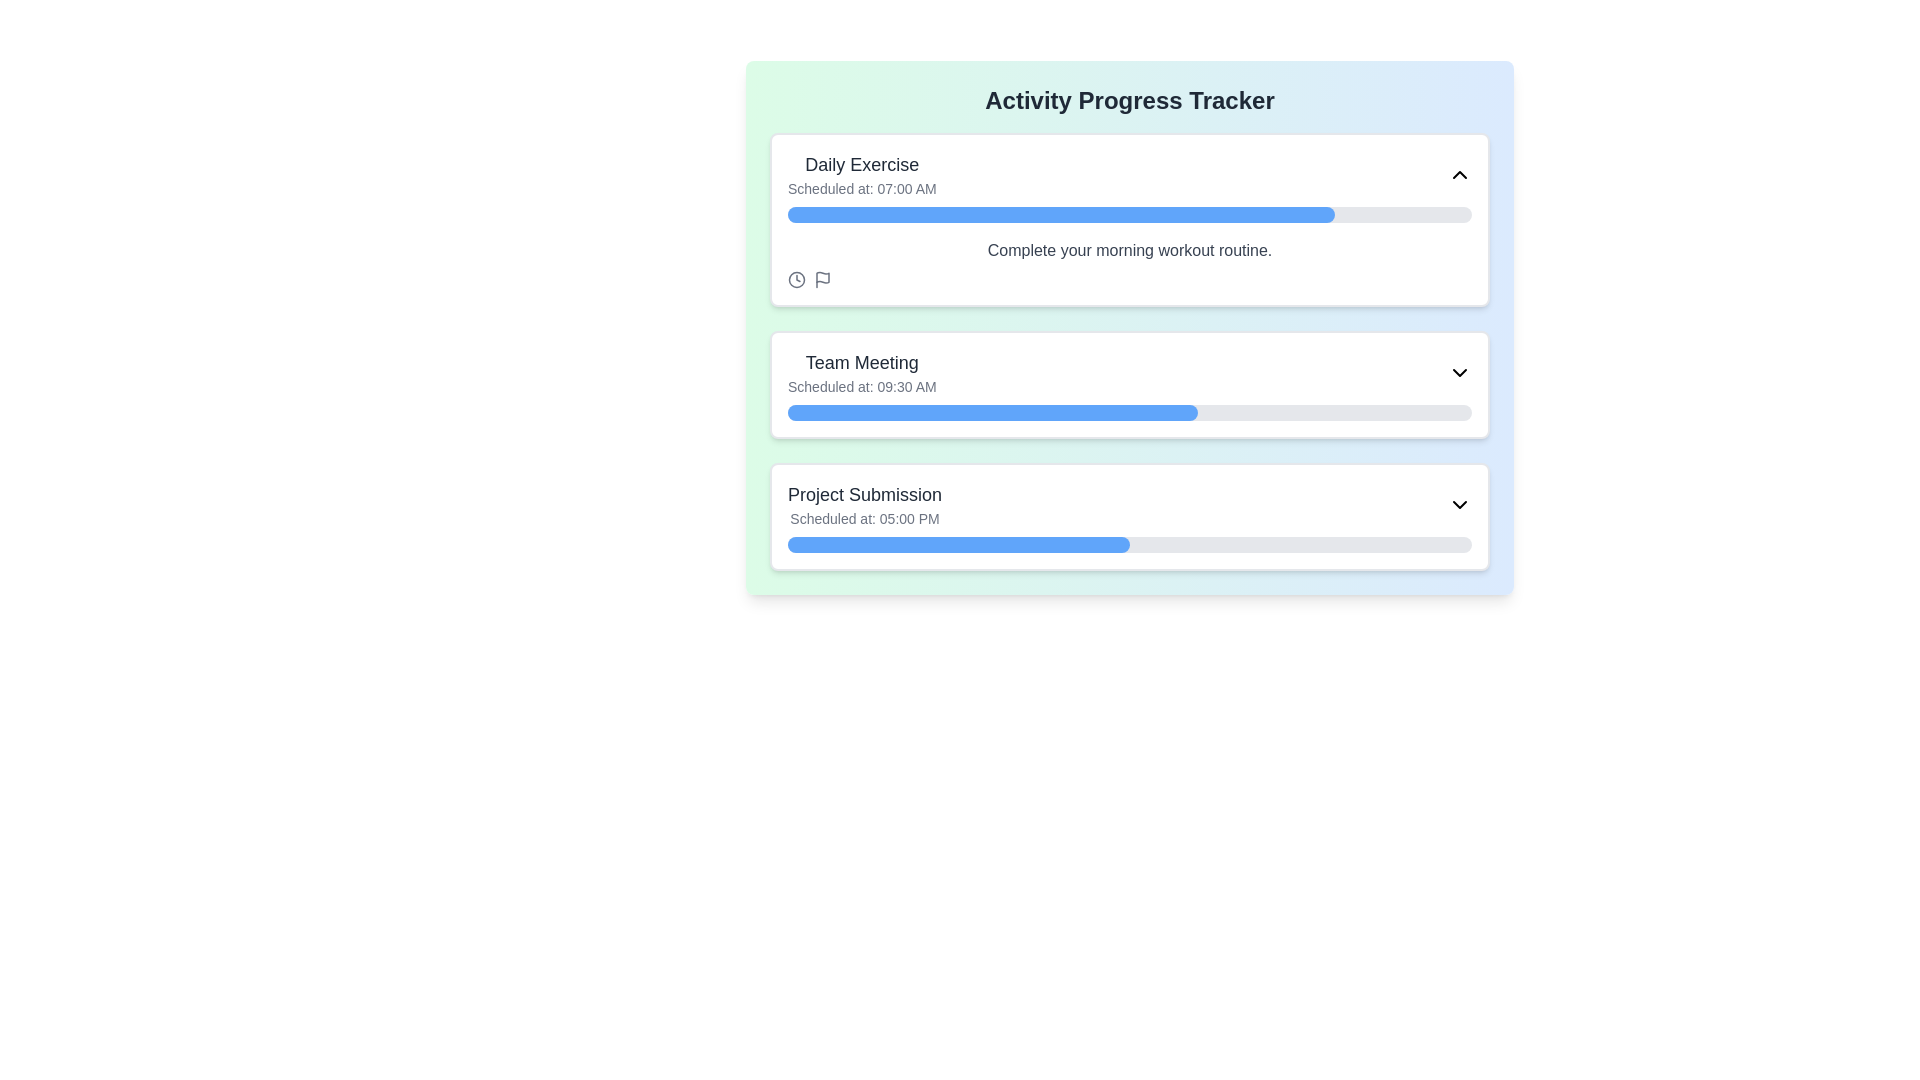  I want to click on the static Progress Bar located in the 'Project Submission' panel, beneath the text 'Scheduled at: 05:00 PM' and to the left of the chevron-down icon, so click(1129, 544).